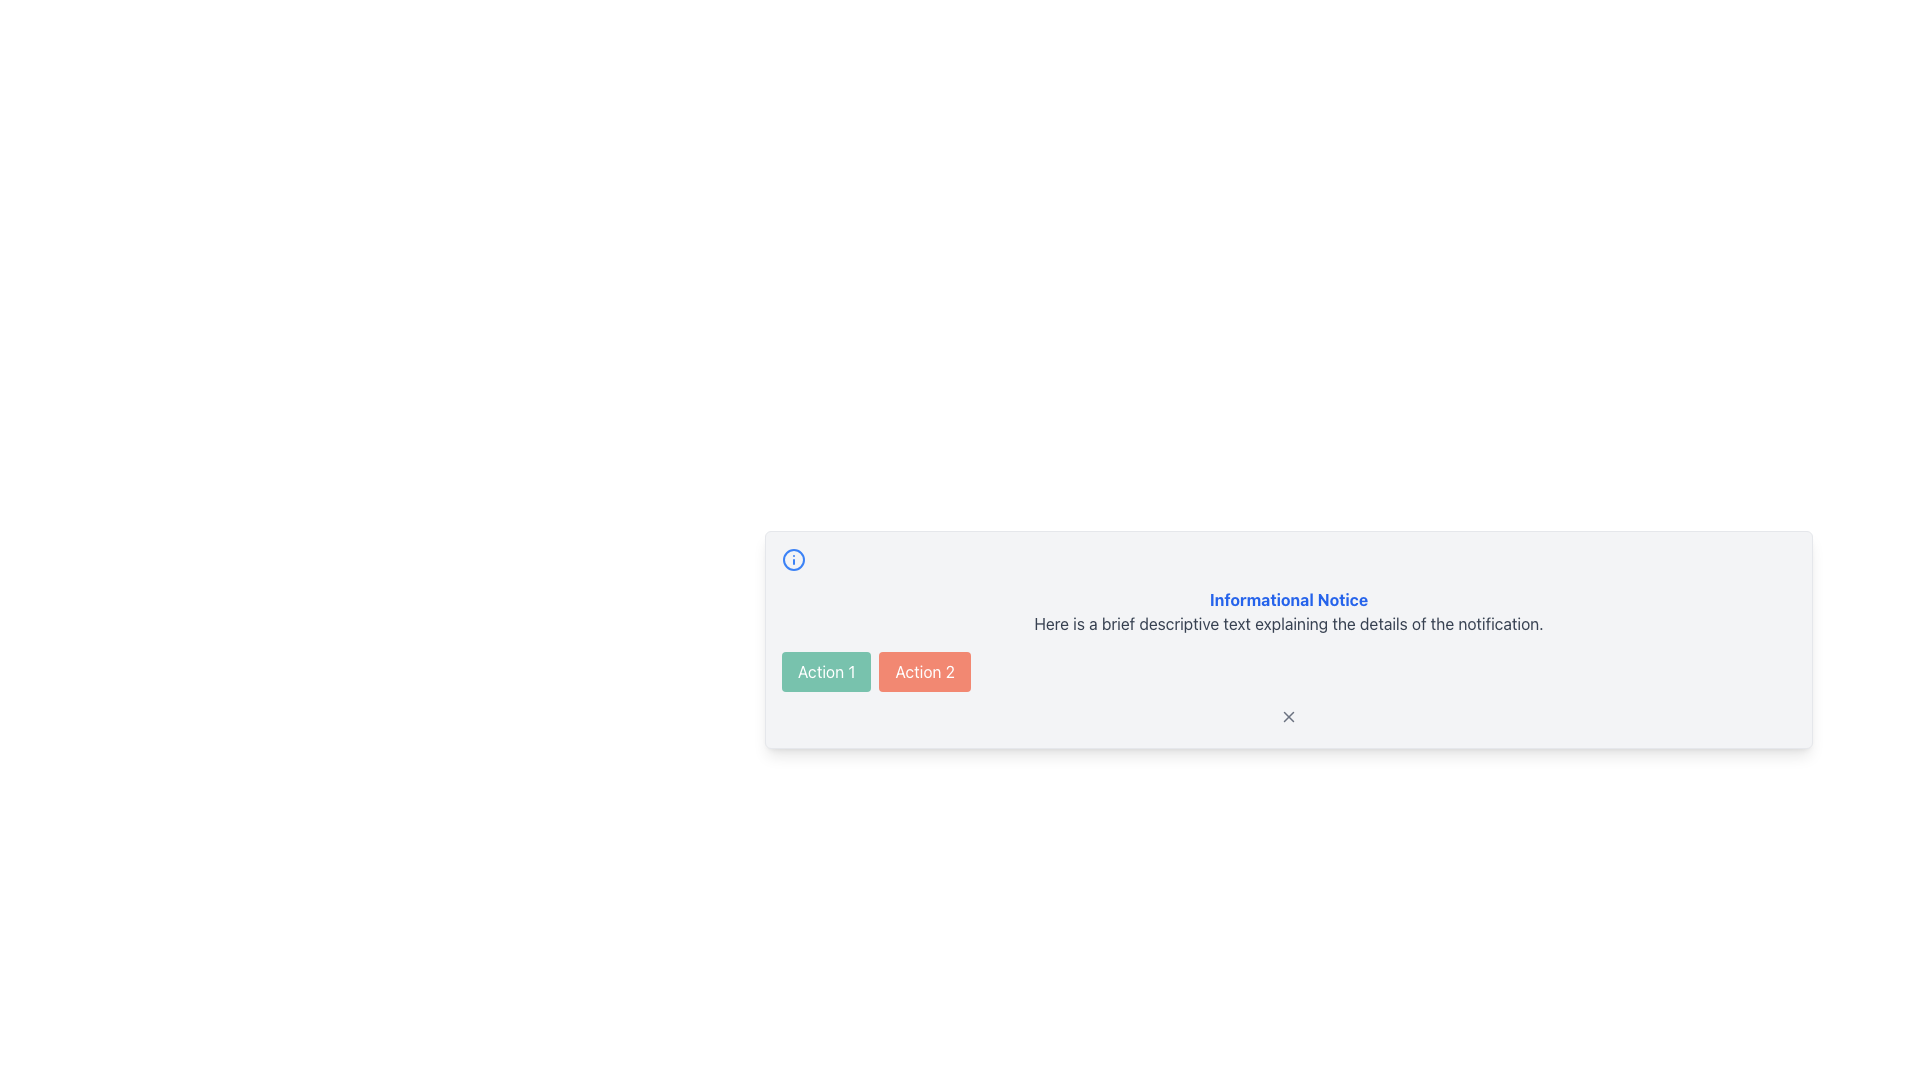 Image resolution: width=1920 pixels, height=1080 pixels. What do you see at coordinates (1289, 716) in the screenshot?
I see `the close icon button located at the bottom-right corner of the notification` at bounding box center [1289, 716].